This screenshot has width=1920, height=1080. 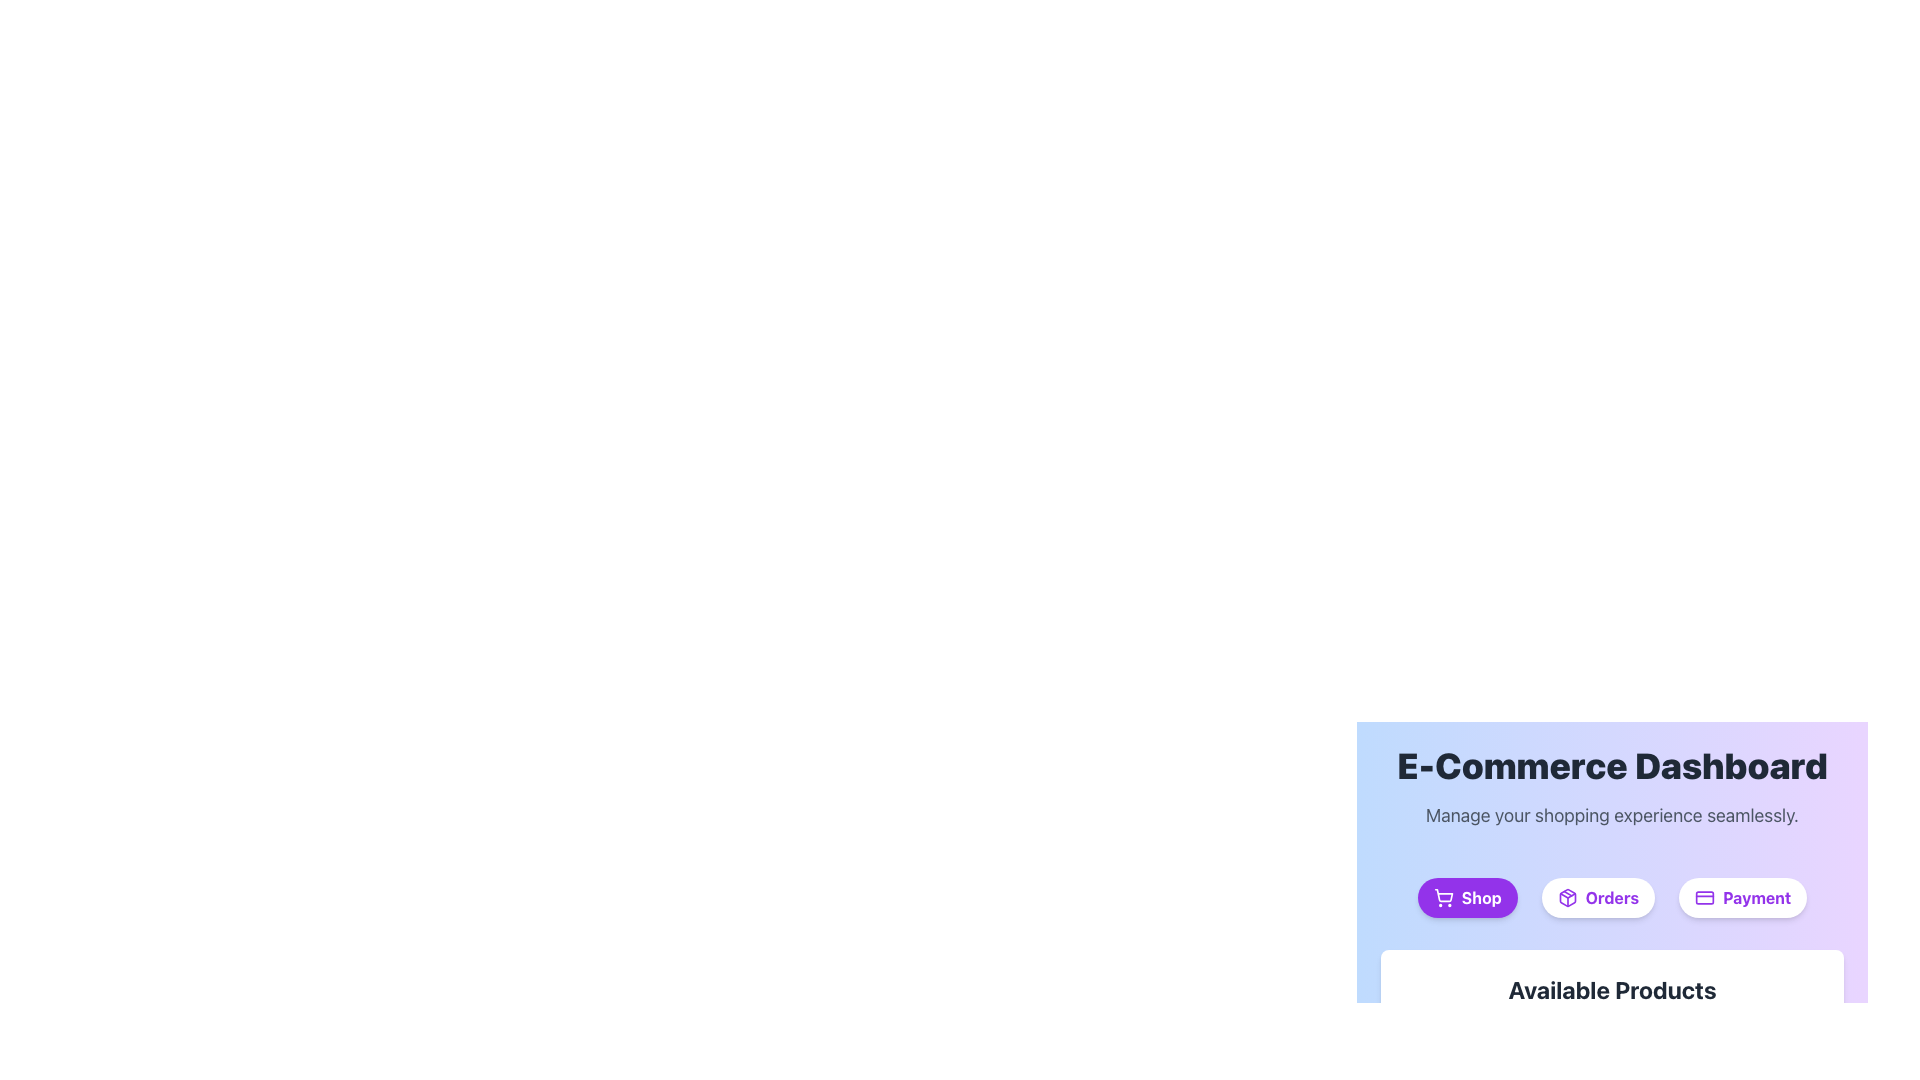 I want to click on the interactive title section that displays 'E-Commerce Dashboard' and its subtitle 'Manage your shopping experience seamlessly.' This section is prominently styled and located at the top of the interface, so click(x=1612, y=786).